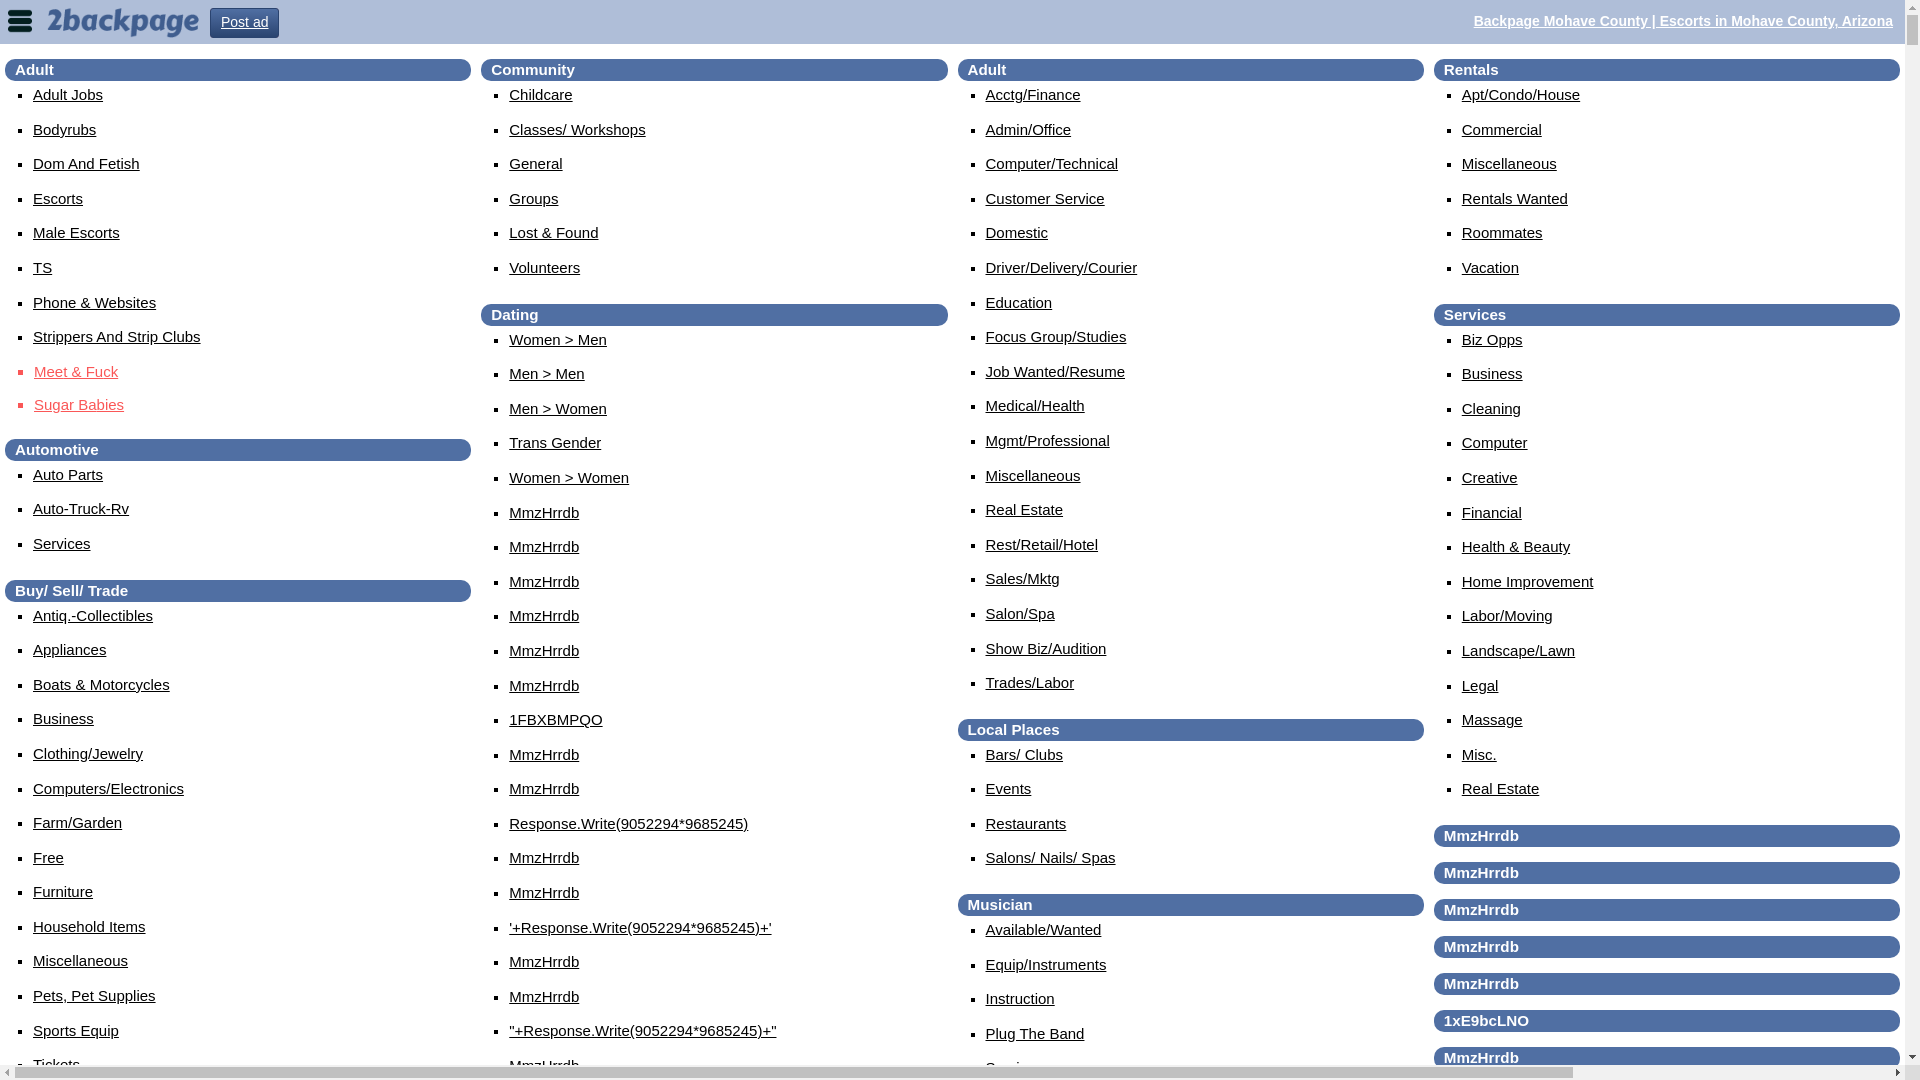 The height and width of the screenshot is (1080, 1920). I want to click on 'Customer Service', so click(1044, 198).